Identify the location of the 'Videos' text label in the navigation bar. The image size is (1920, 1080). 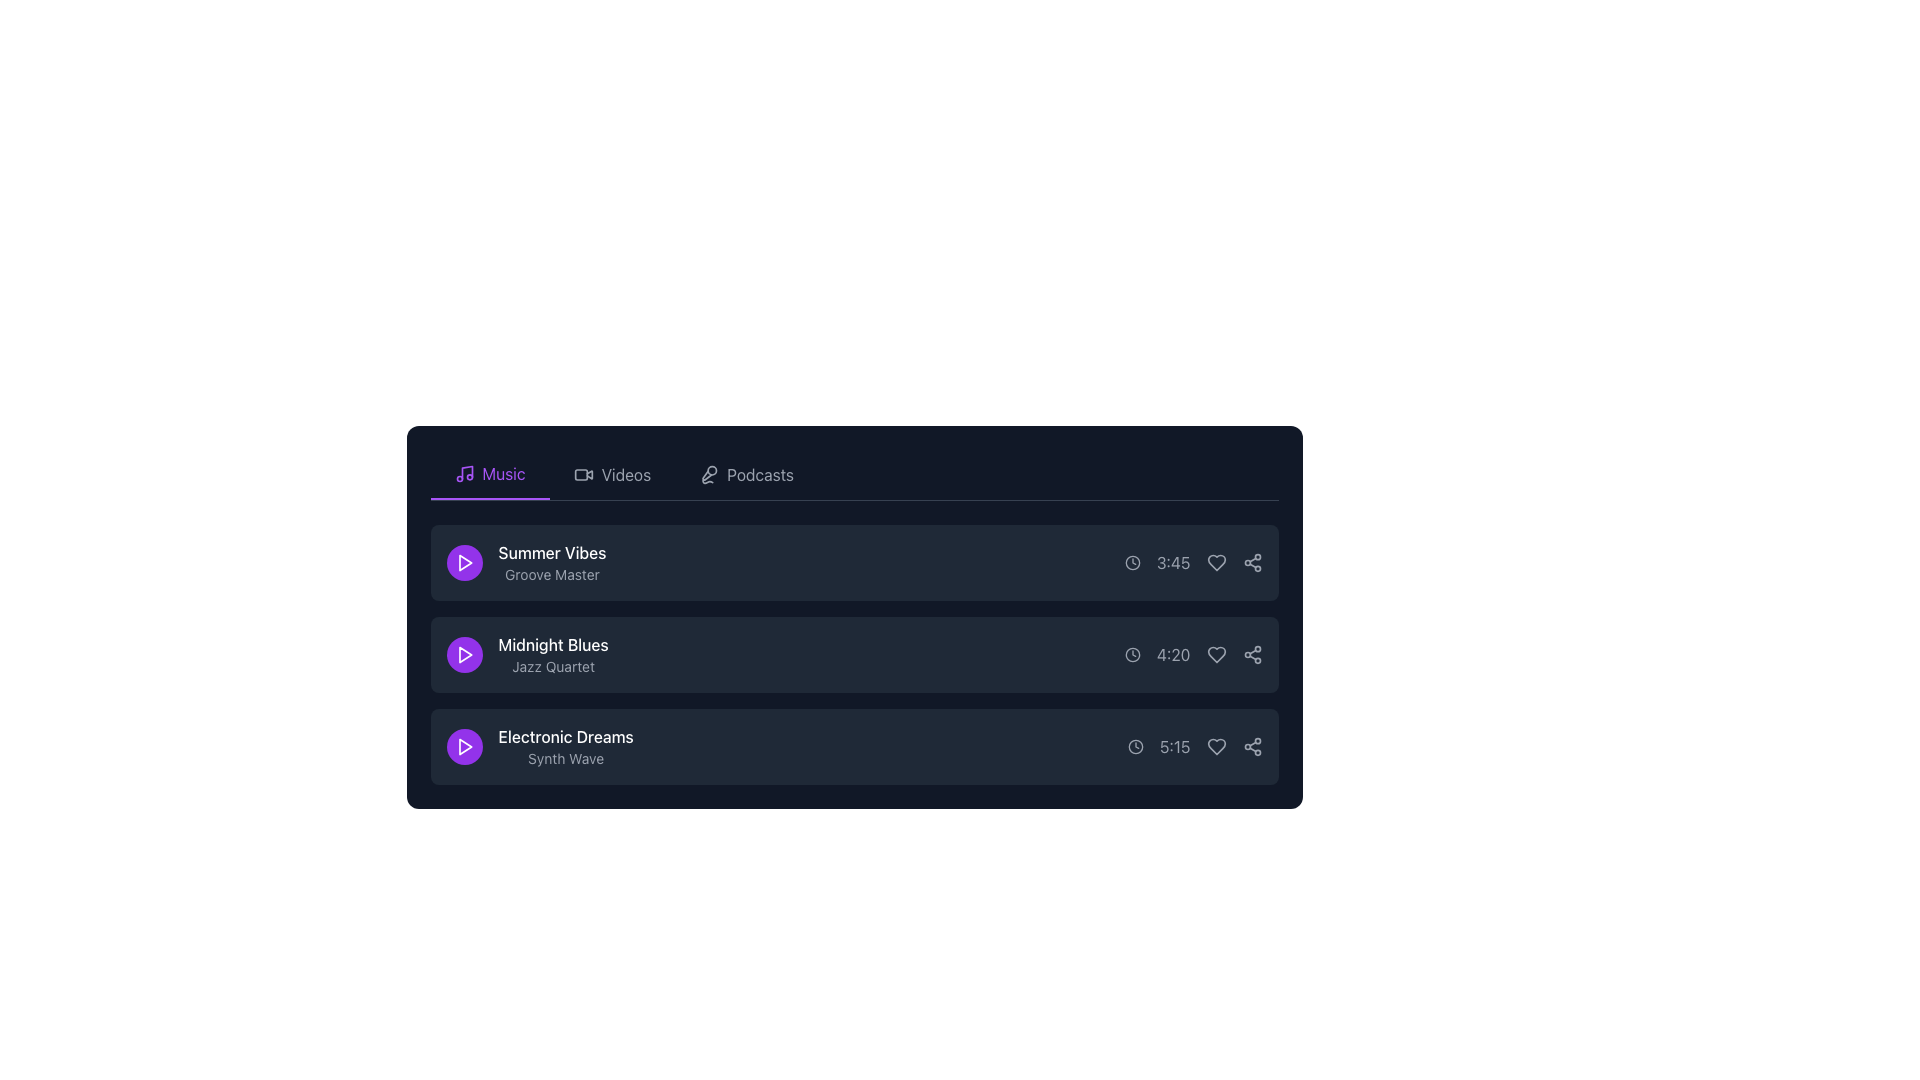
(625, 474).